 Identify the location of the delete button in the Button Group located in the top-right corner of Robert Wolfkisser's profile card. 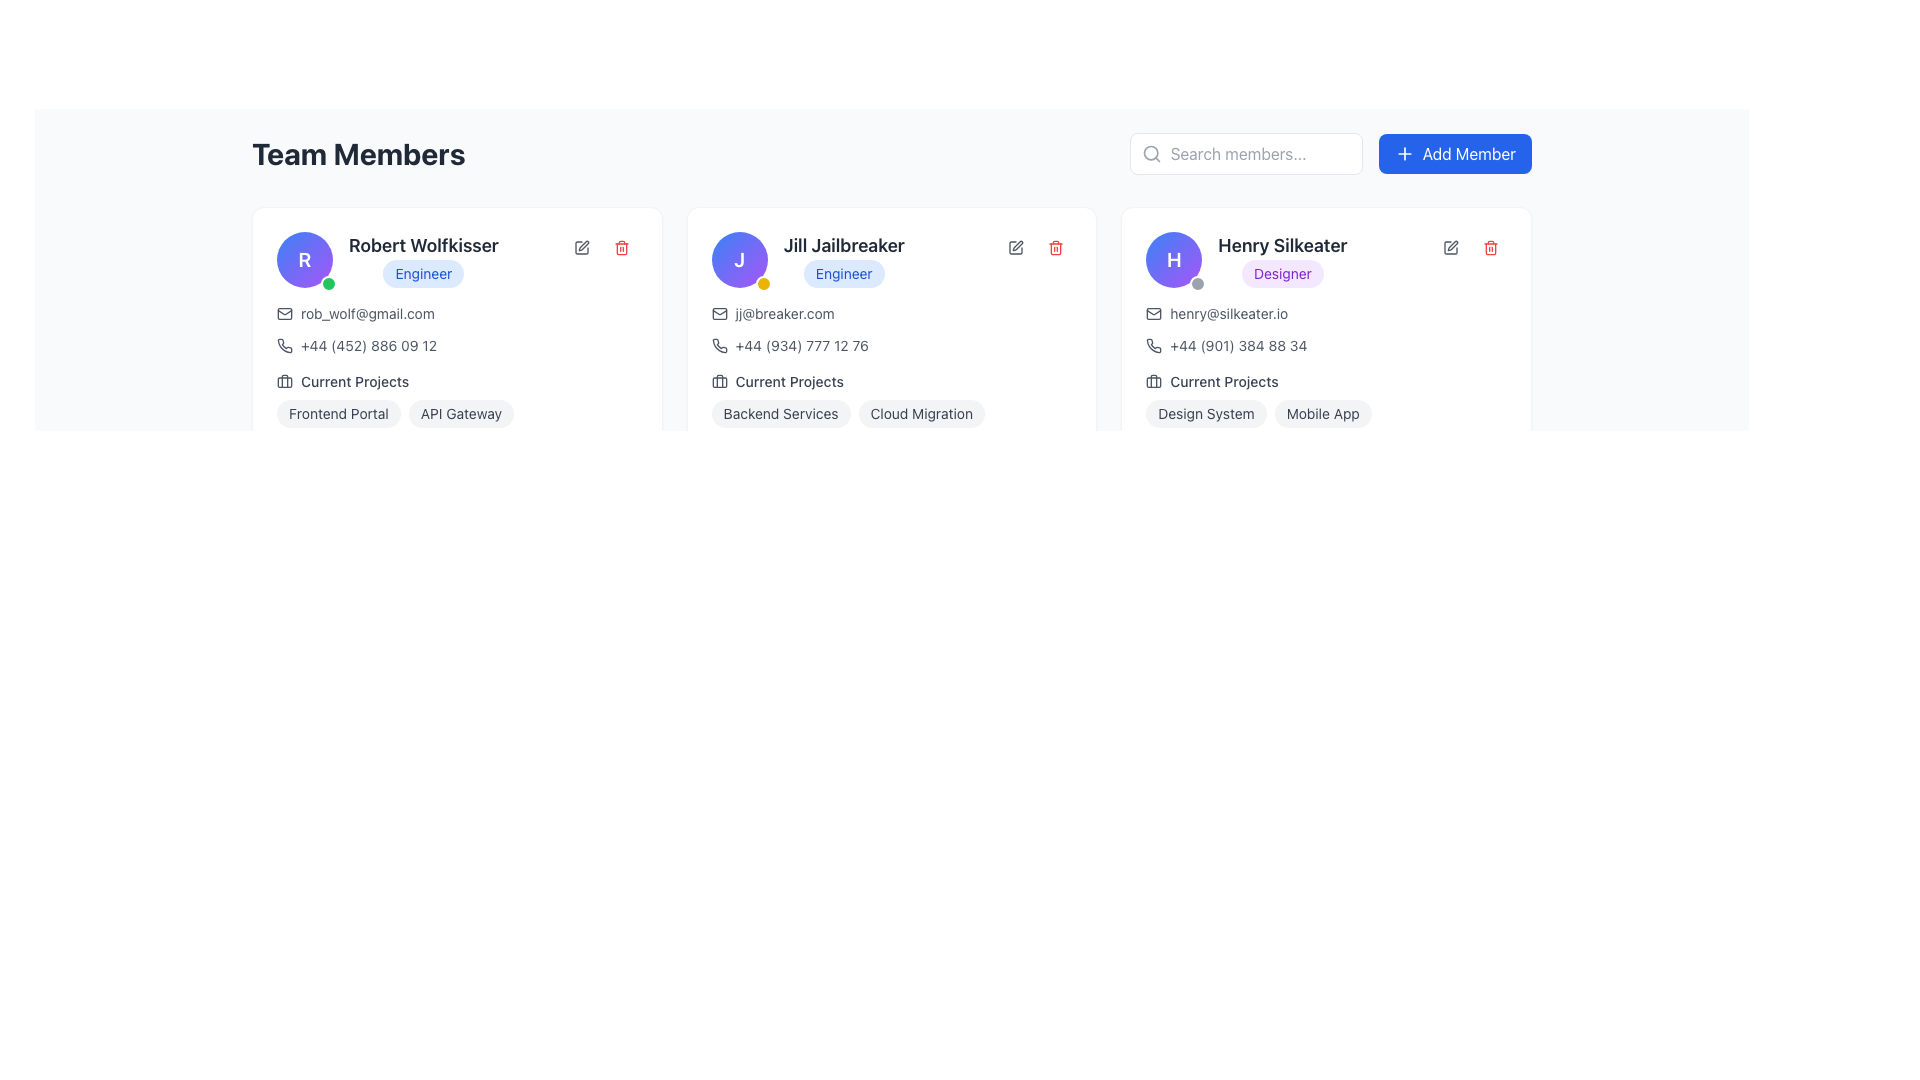
(600, 246).